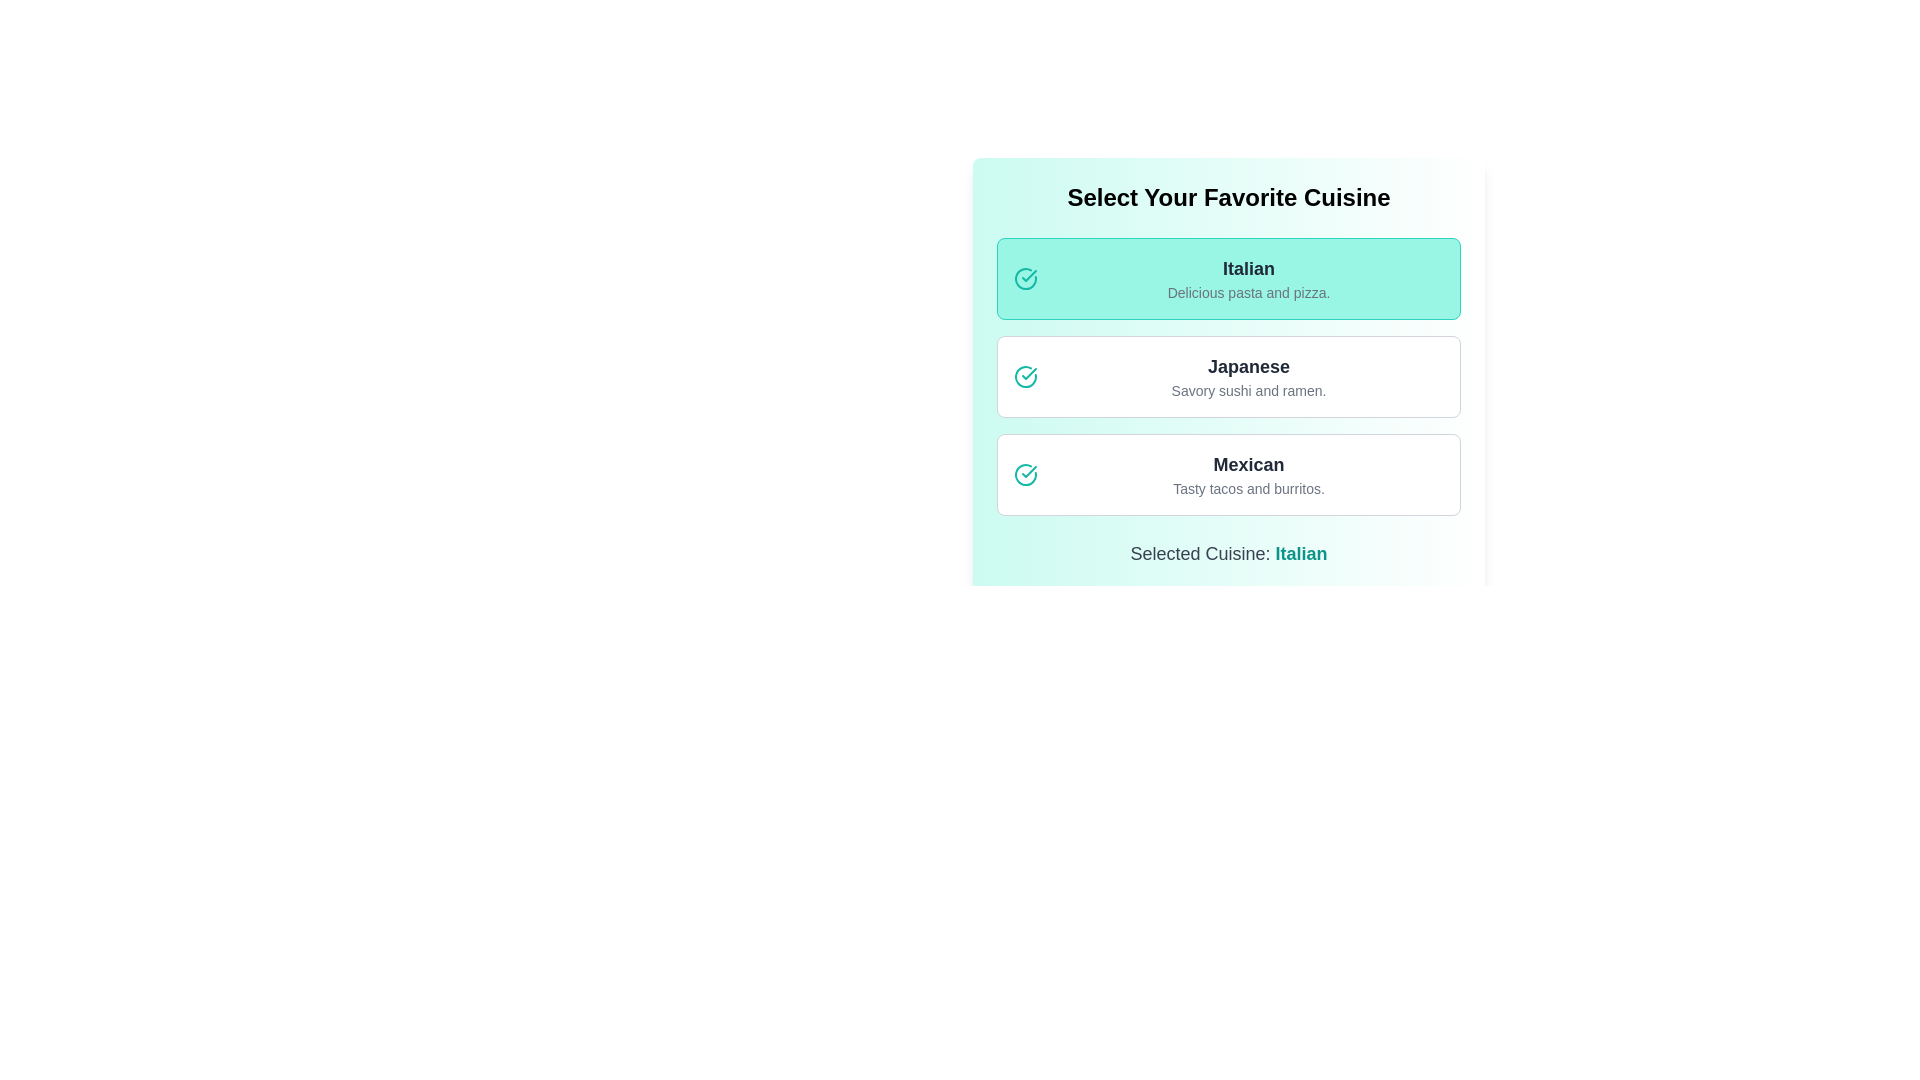 This screenshot has height=1080, width=1920. What do you see at coordinates (1227, 197) in the screenshot?
I see `text from the header label positioned at the top of the centered card element with a gradient background and rounded corners` at bounding box center [1227, 197].